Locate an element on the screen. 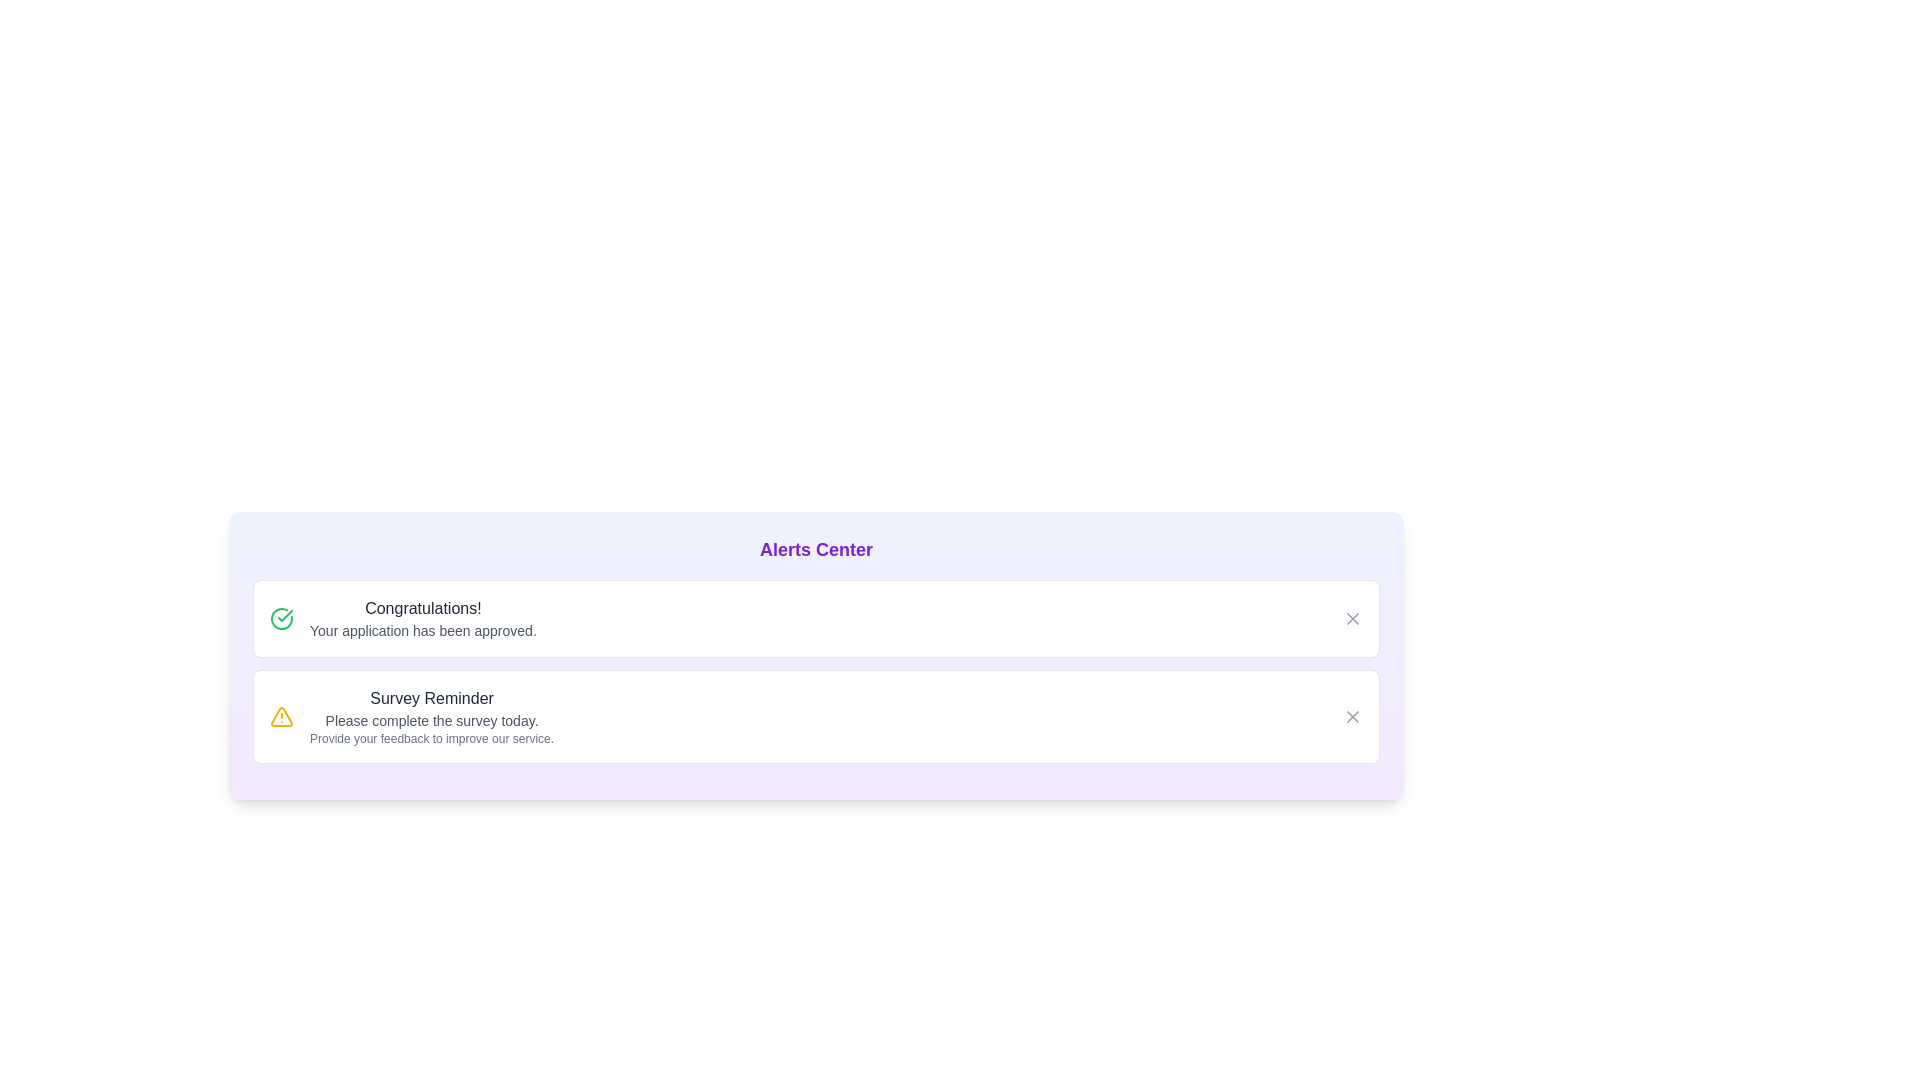 This screenshot has height=1080, width=1920. the detail text of the alert to interact with it is located at coordinates (431, 739).